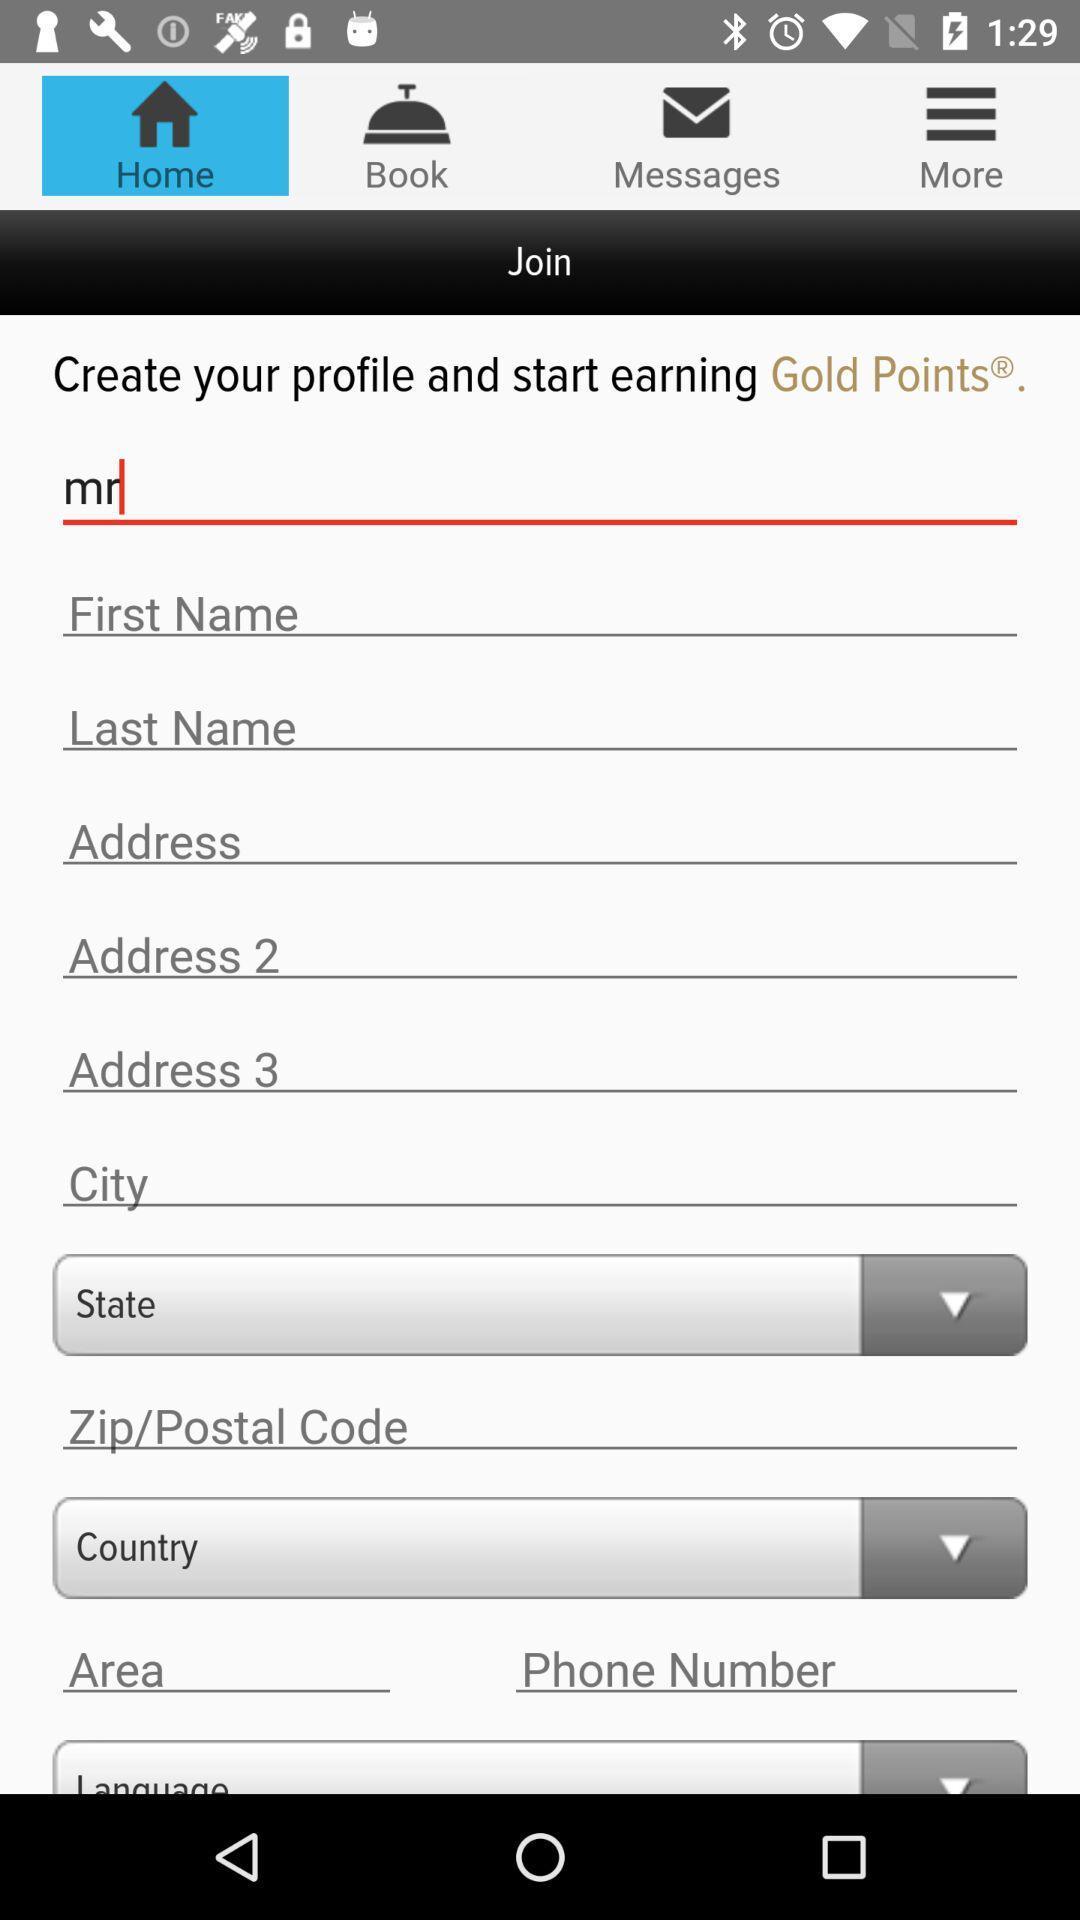 This screenshot has height=1920, width=1080. I want to click on address input box, so click(540, 841).